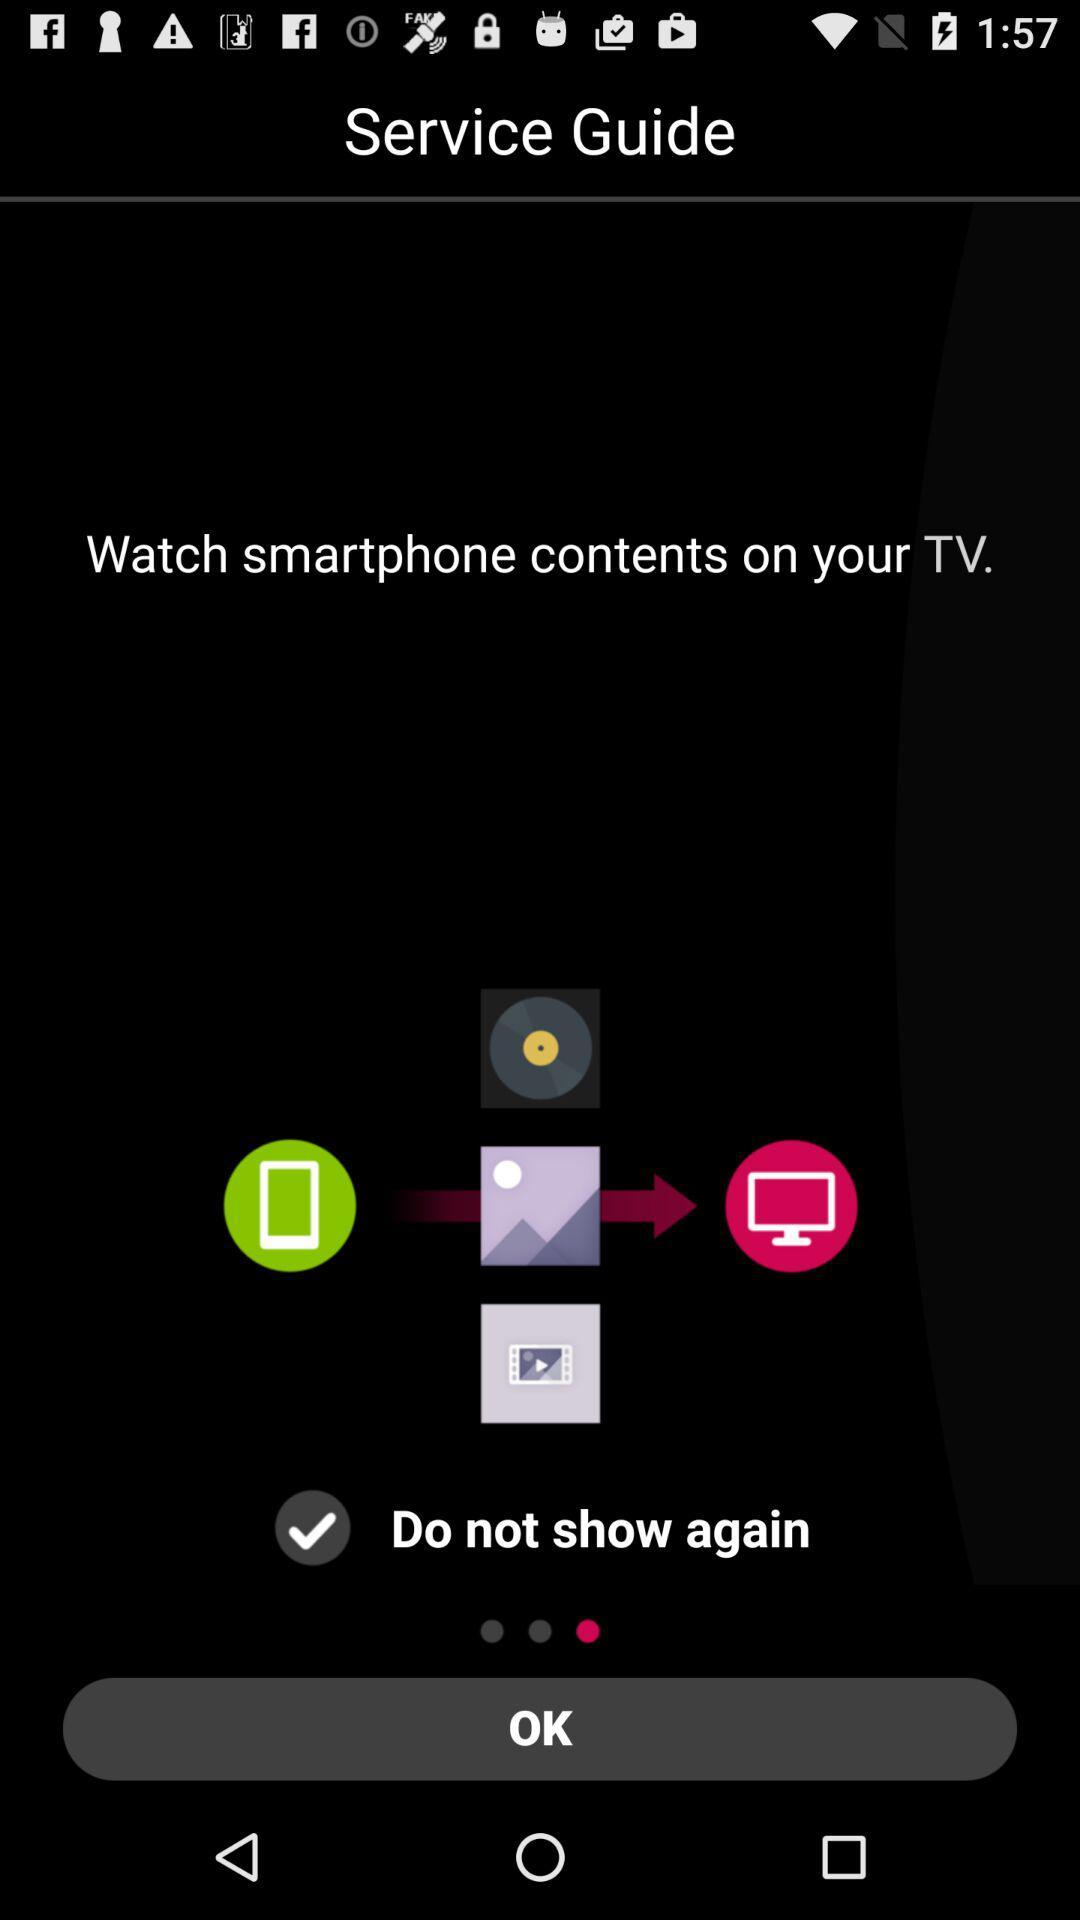 The width and height of the screenshot is (1080, 1920). What do you see at coordinates (540, 1728) in the screenshot?
I see `the ok item` at bounding box center [540, 1728].